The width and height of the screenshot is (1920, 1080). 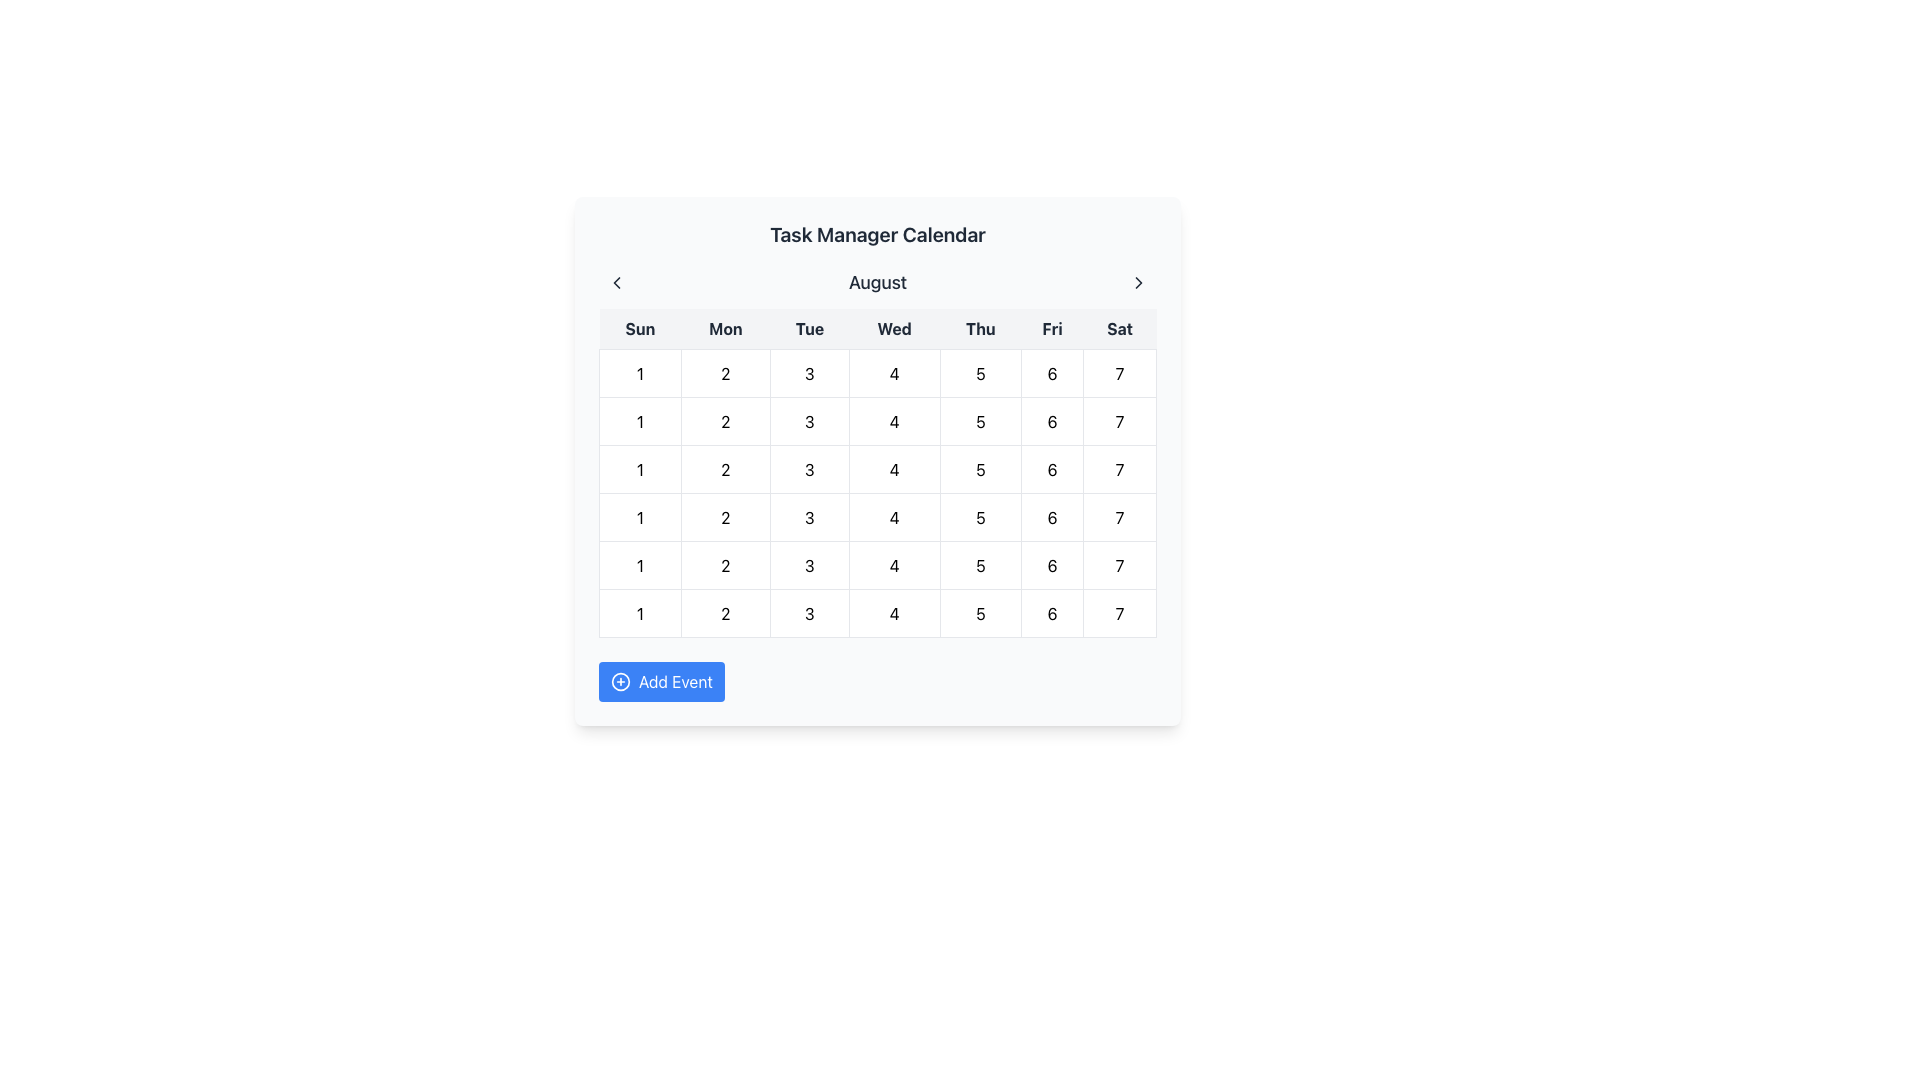 What do you see at coordinates (640, 420) in the screenshot?
I see `the Grid Cell located in the first row and first column of the calendar grid` at bounding box center [640, 420].